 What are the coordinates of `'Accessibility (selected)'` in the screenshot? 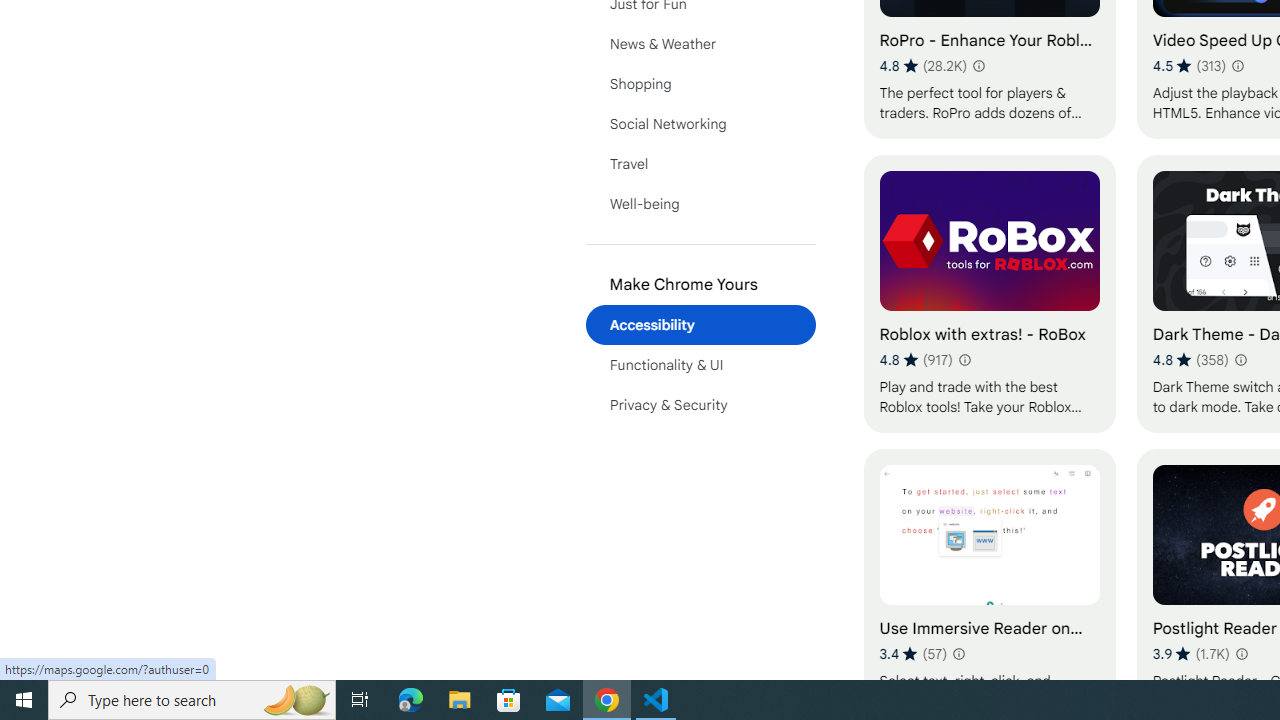 It's located at (700, 324).